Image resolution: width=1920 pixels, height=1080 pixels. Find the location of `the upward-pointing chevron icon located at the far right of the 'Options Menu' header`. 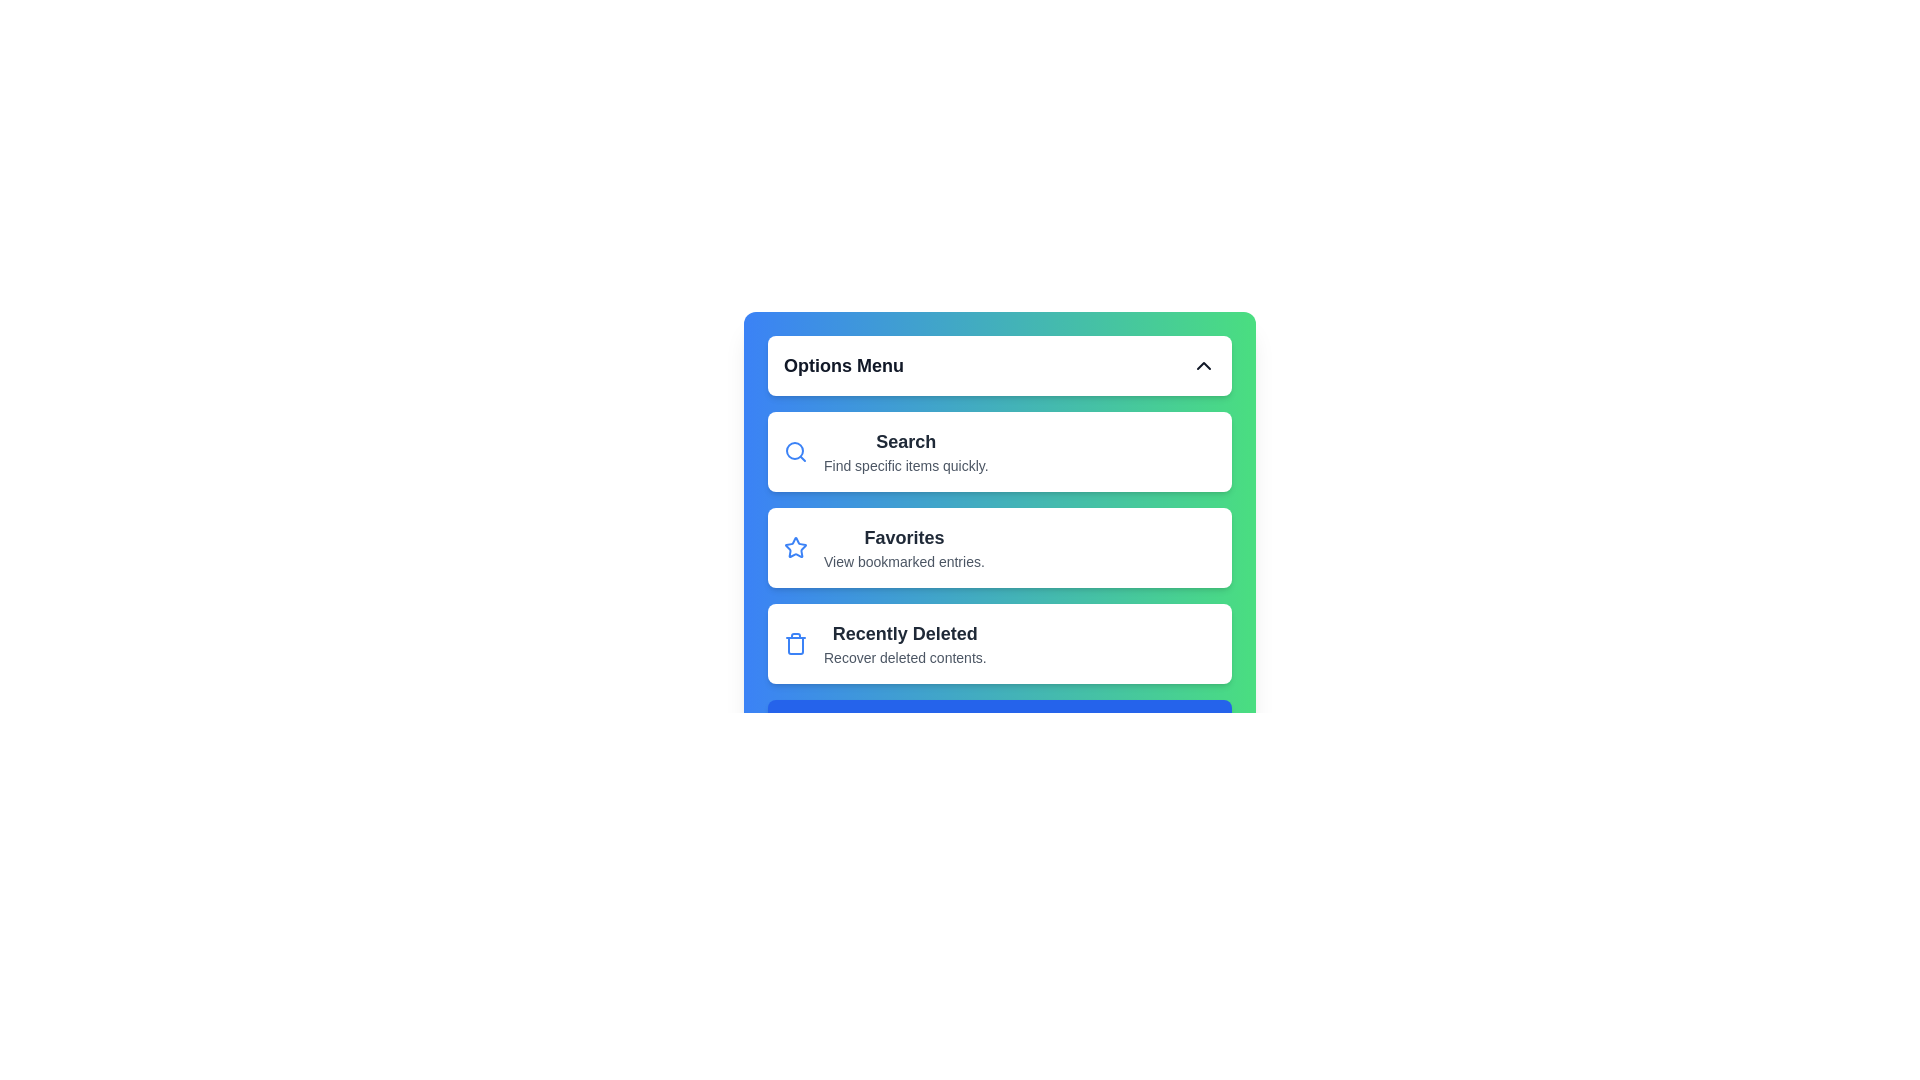

the upward-pointing chevron icon located at the far right of the 'Options Menu' header is located at coordinates (1203, 366).